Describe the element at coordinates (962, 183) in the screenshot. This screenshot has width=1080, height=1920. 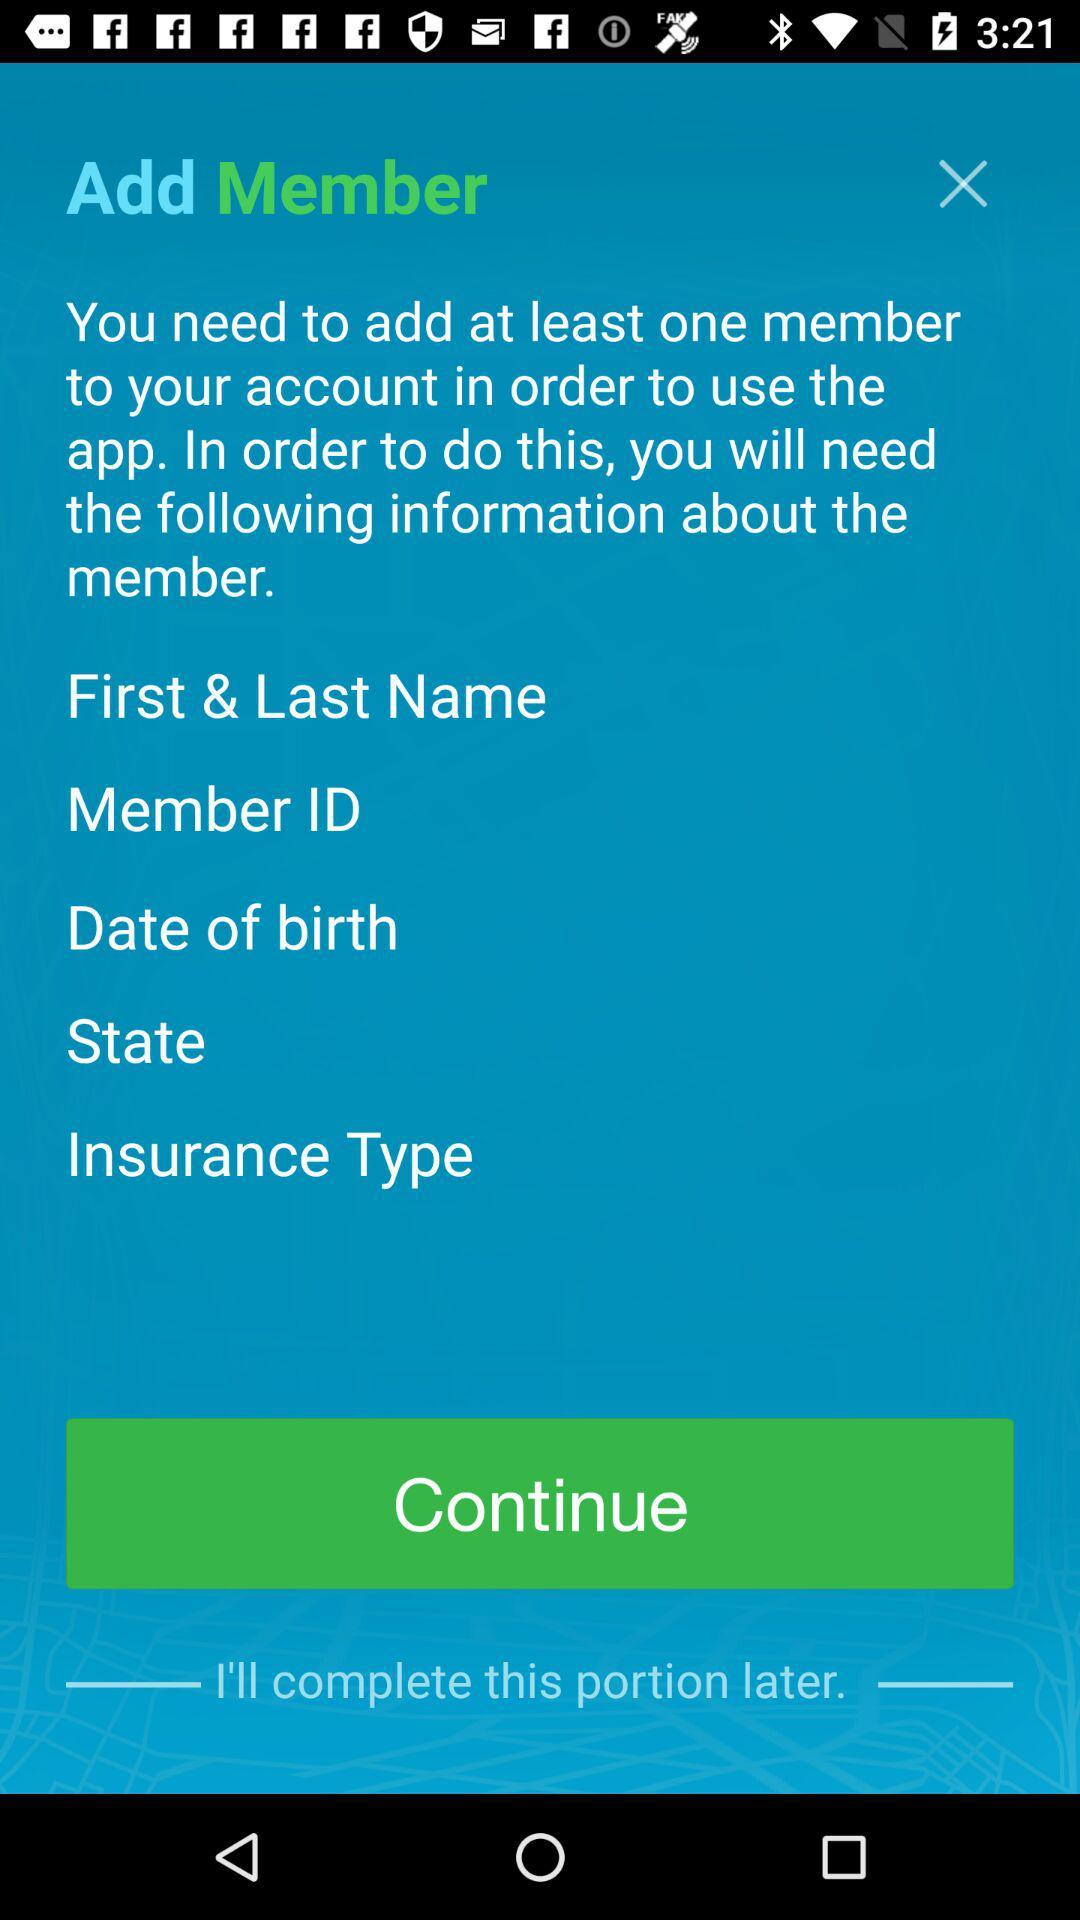
I see `close` at that location.